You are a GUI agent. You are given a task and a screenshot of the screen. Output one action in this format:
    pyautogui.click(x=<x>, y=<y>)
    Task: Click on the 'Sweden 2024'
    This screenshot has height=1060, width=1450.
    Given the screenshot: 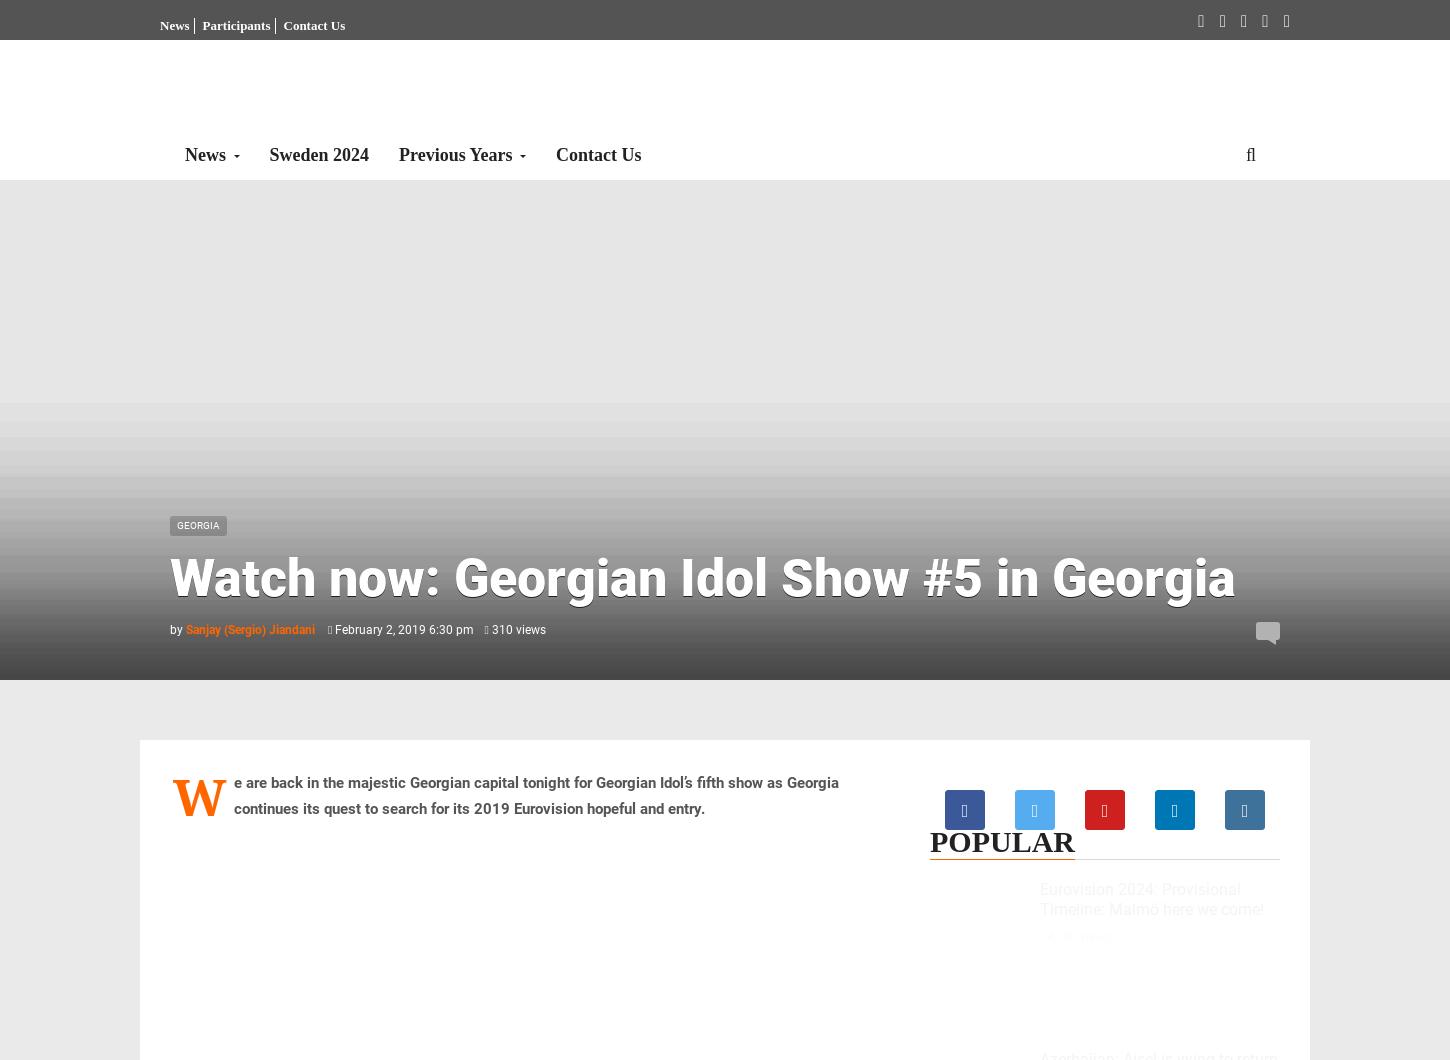 What is the action you would take?
    pyautogui.click(x=319, y=153)
    